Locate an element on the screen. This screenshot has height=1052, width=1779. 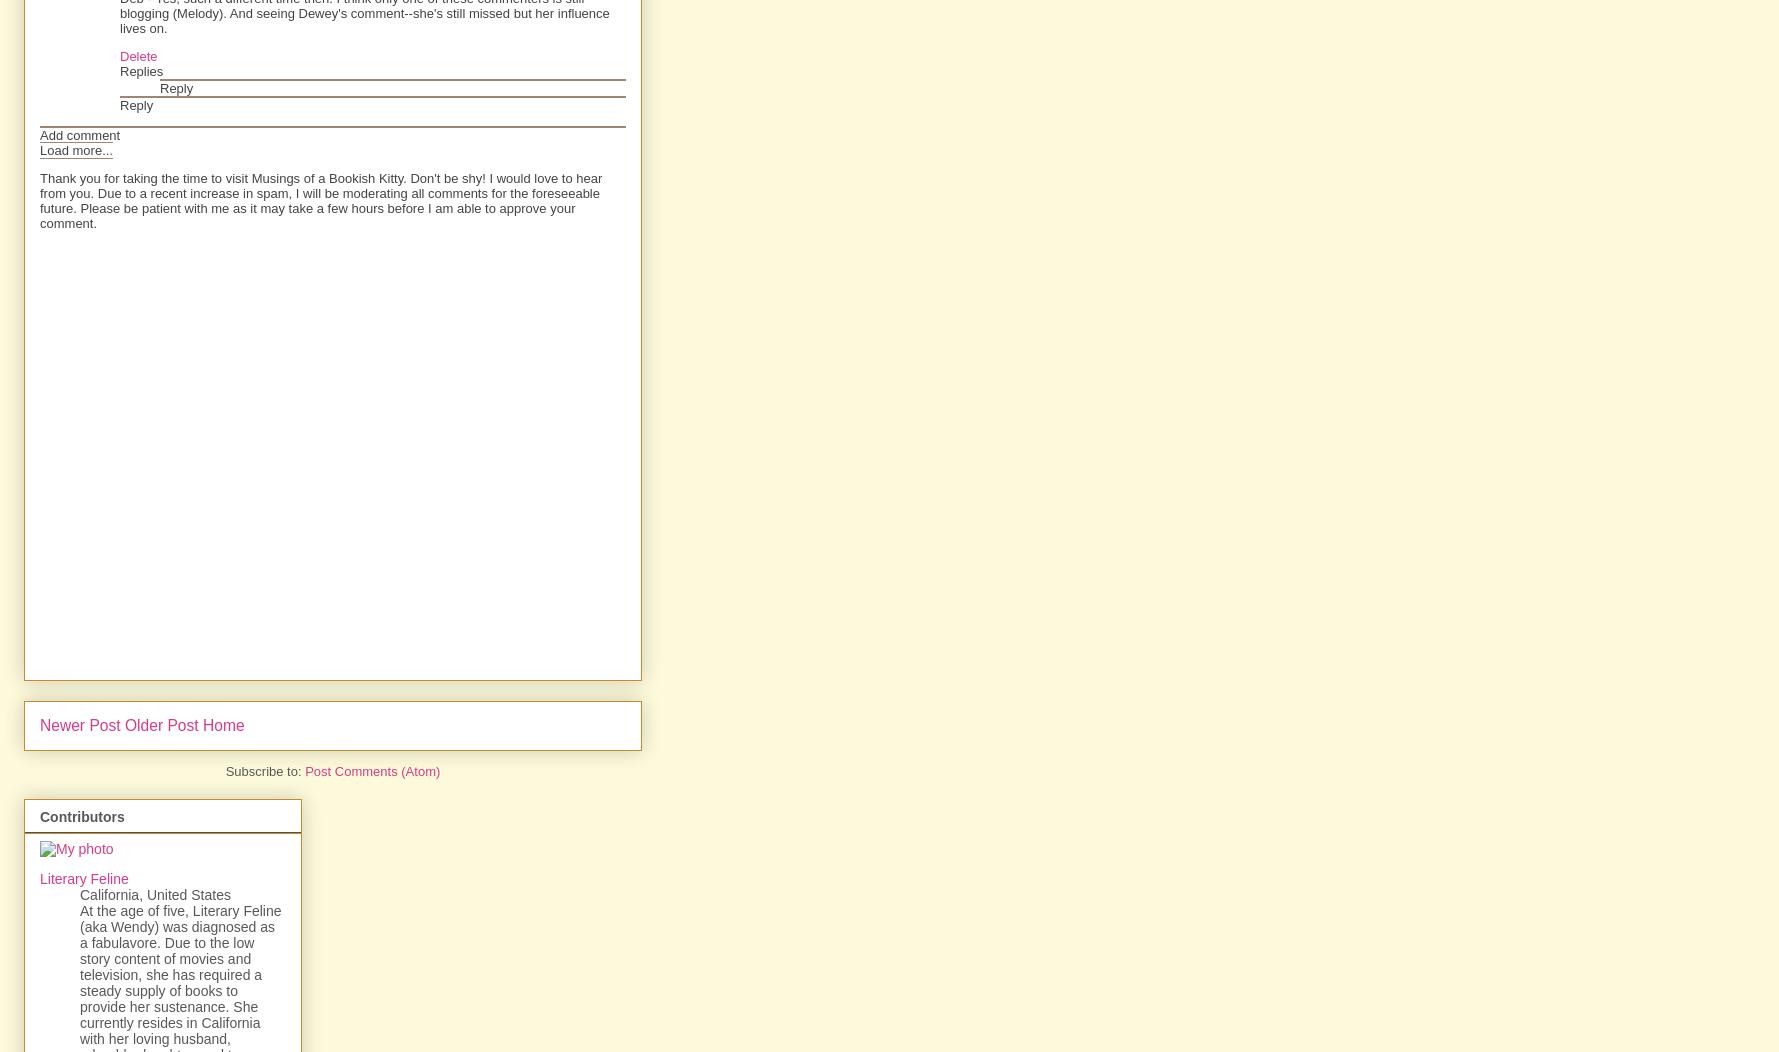
'Contributors' is located at coordinates (81, 816).